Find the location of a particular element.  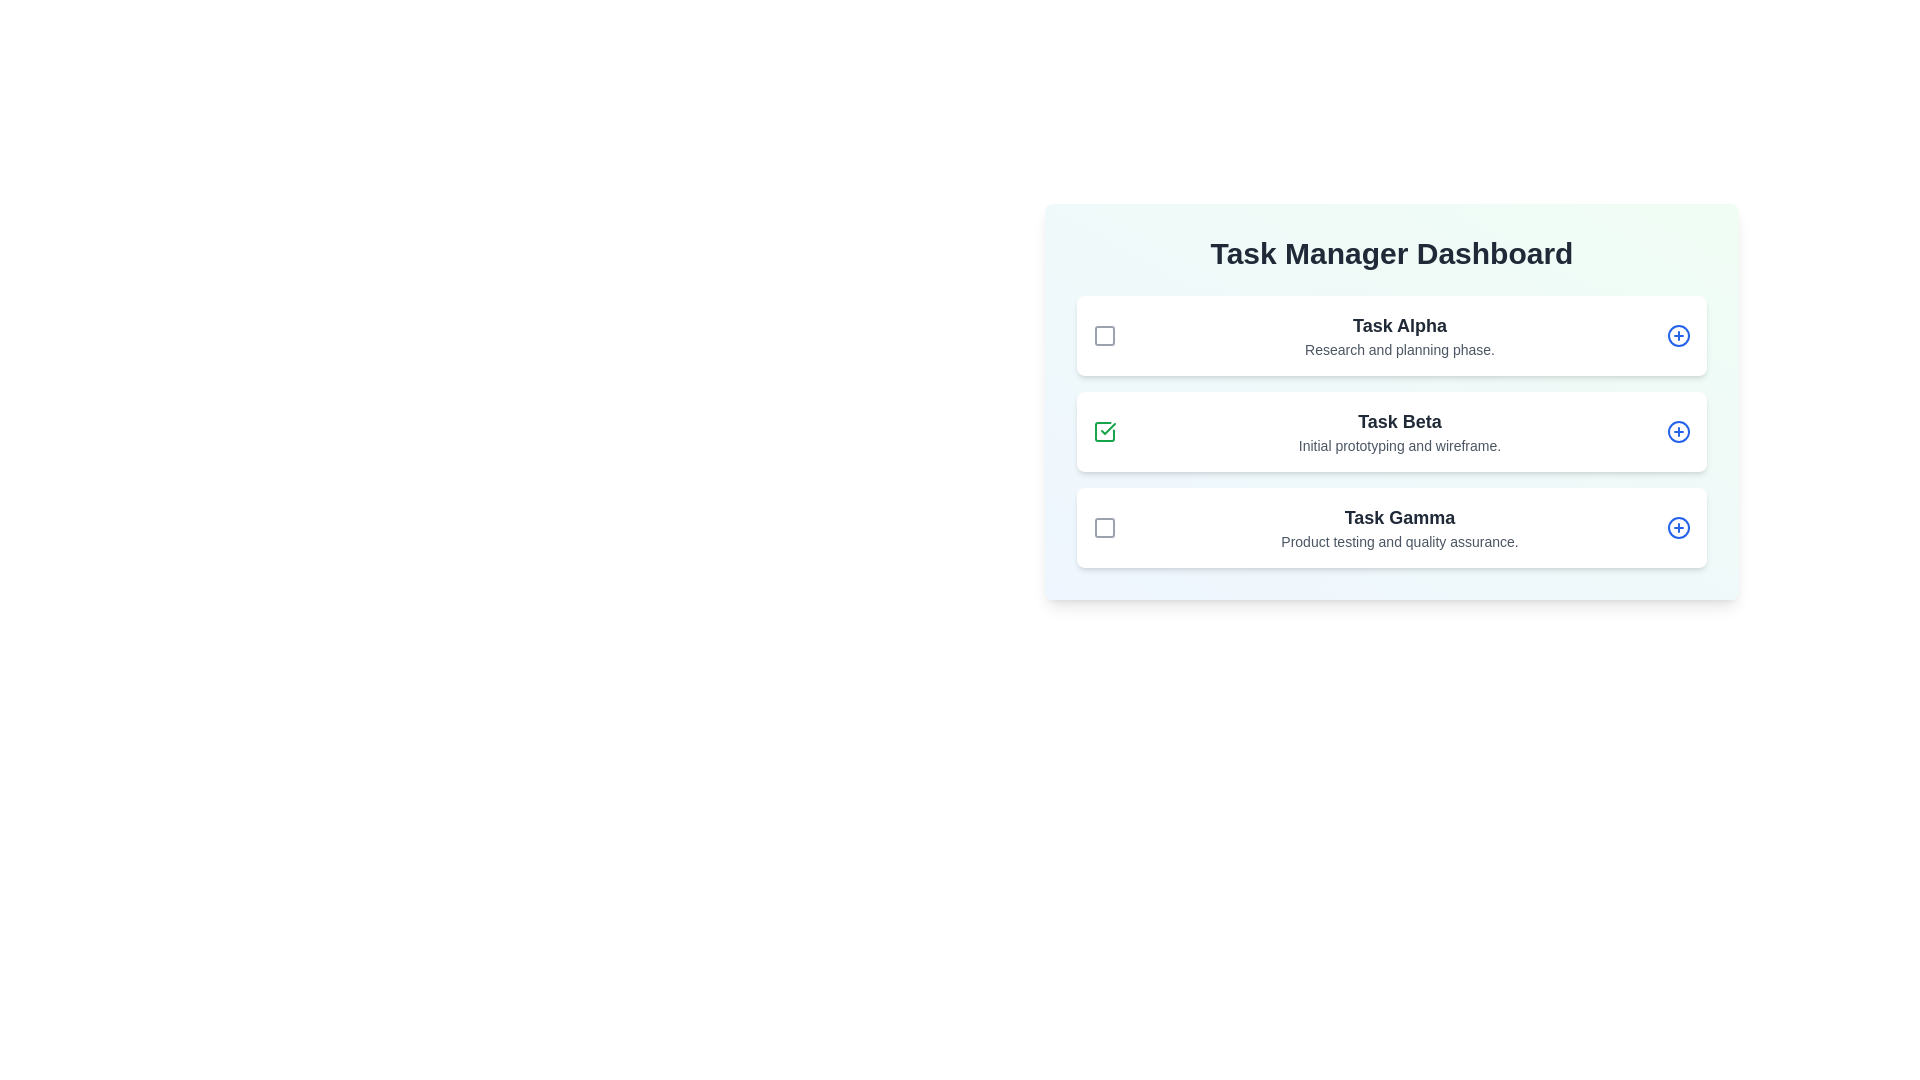

the action button for Task Beta is located at coordinates (1679, 431).